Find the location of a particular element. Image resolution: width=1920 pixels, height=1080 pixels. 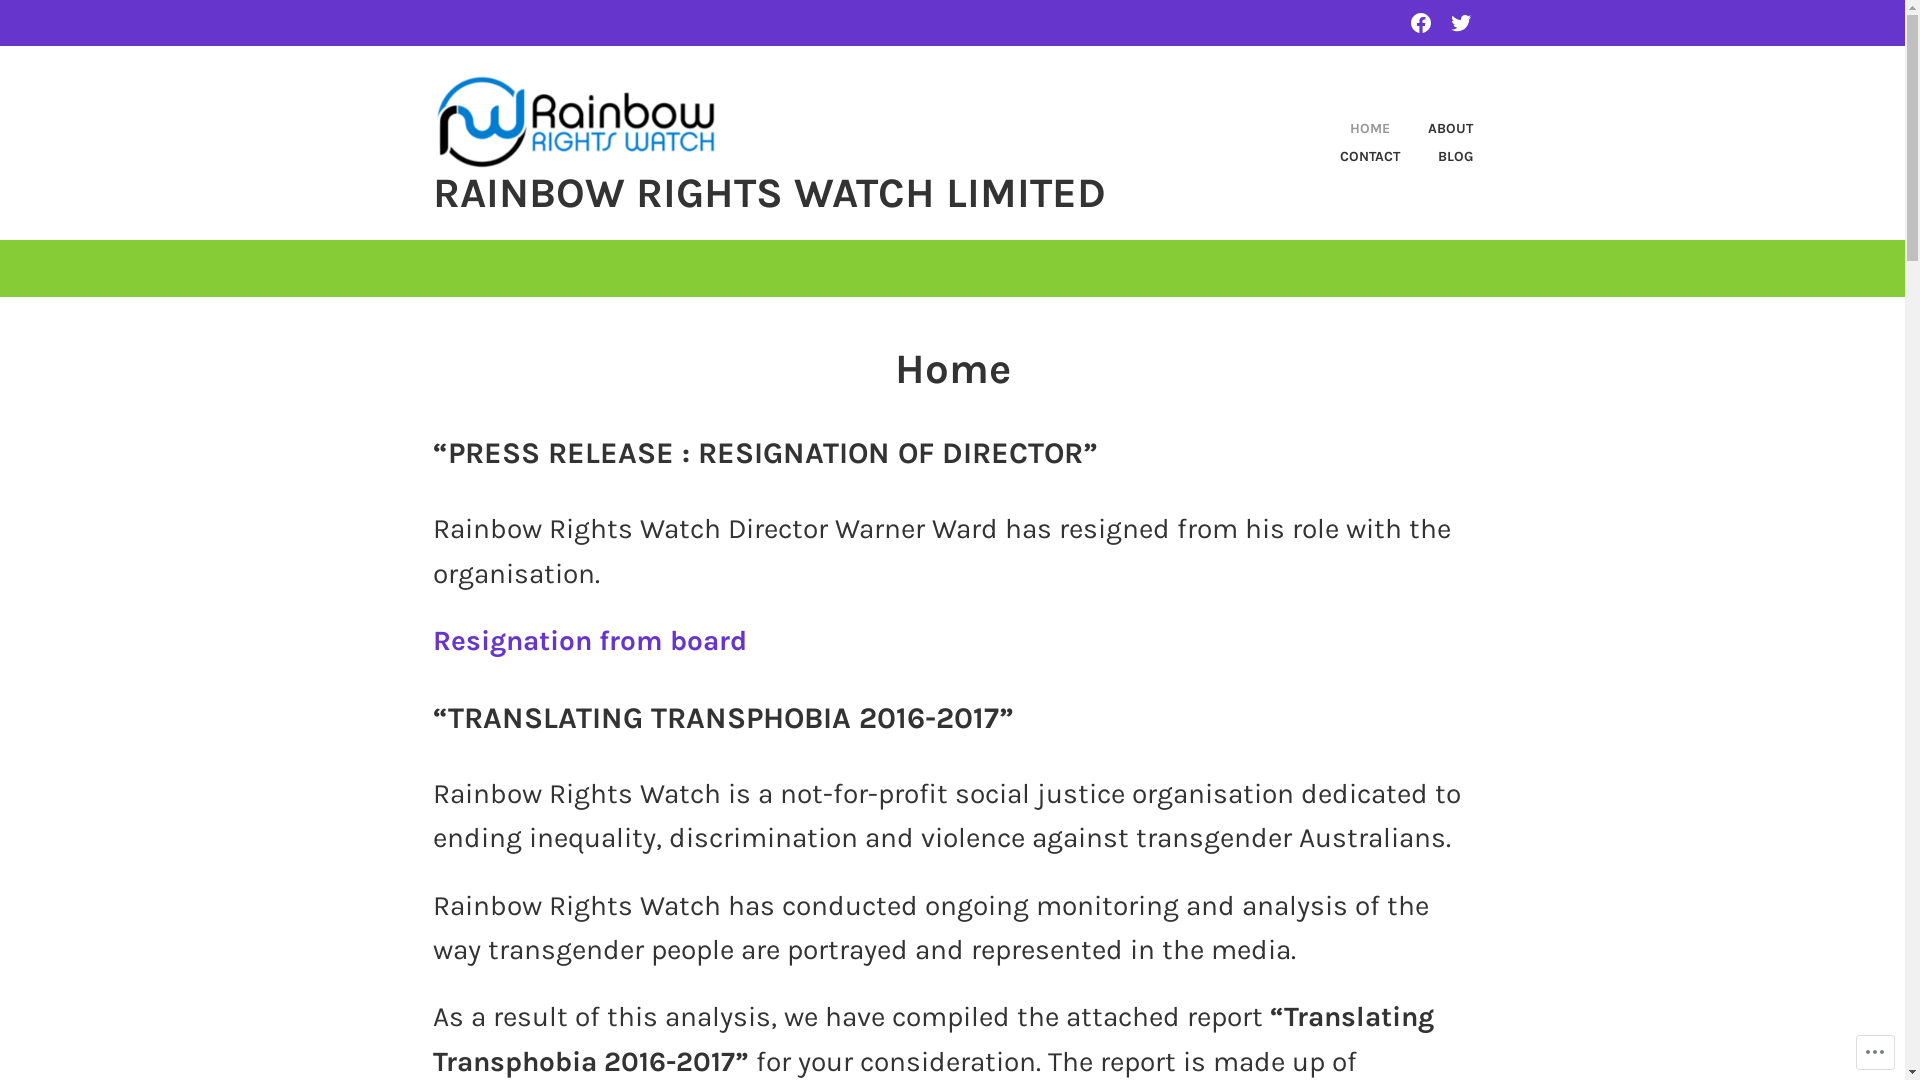

'ABOUT' is located at coordinates (1392, 128).